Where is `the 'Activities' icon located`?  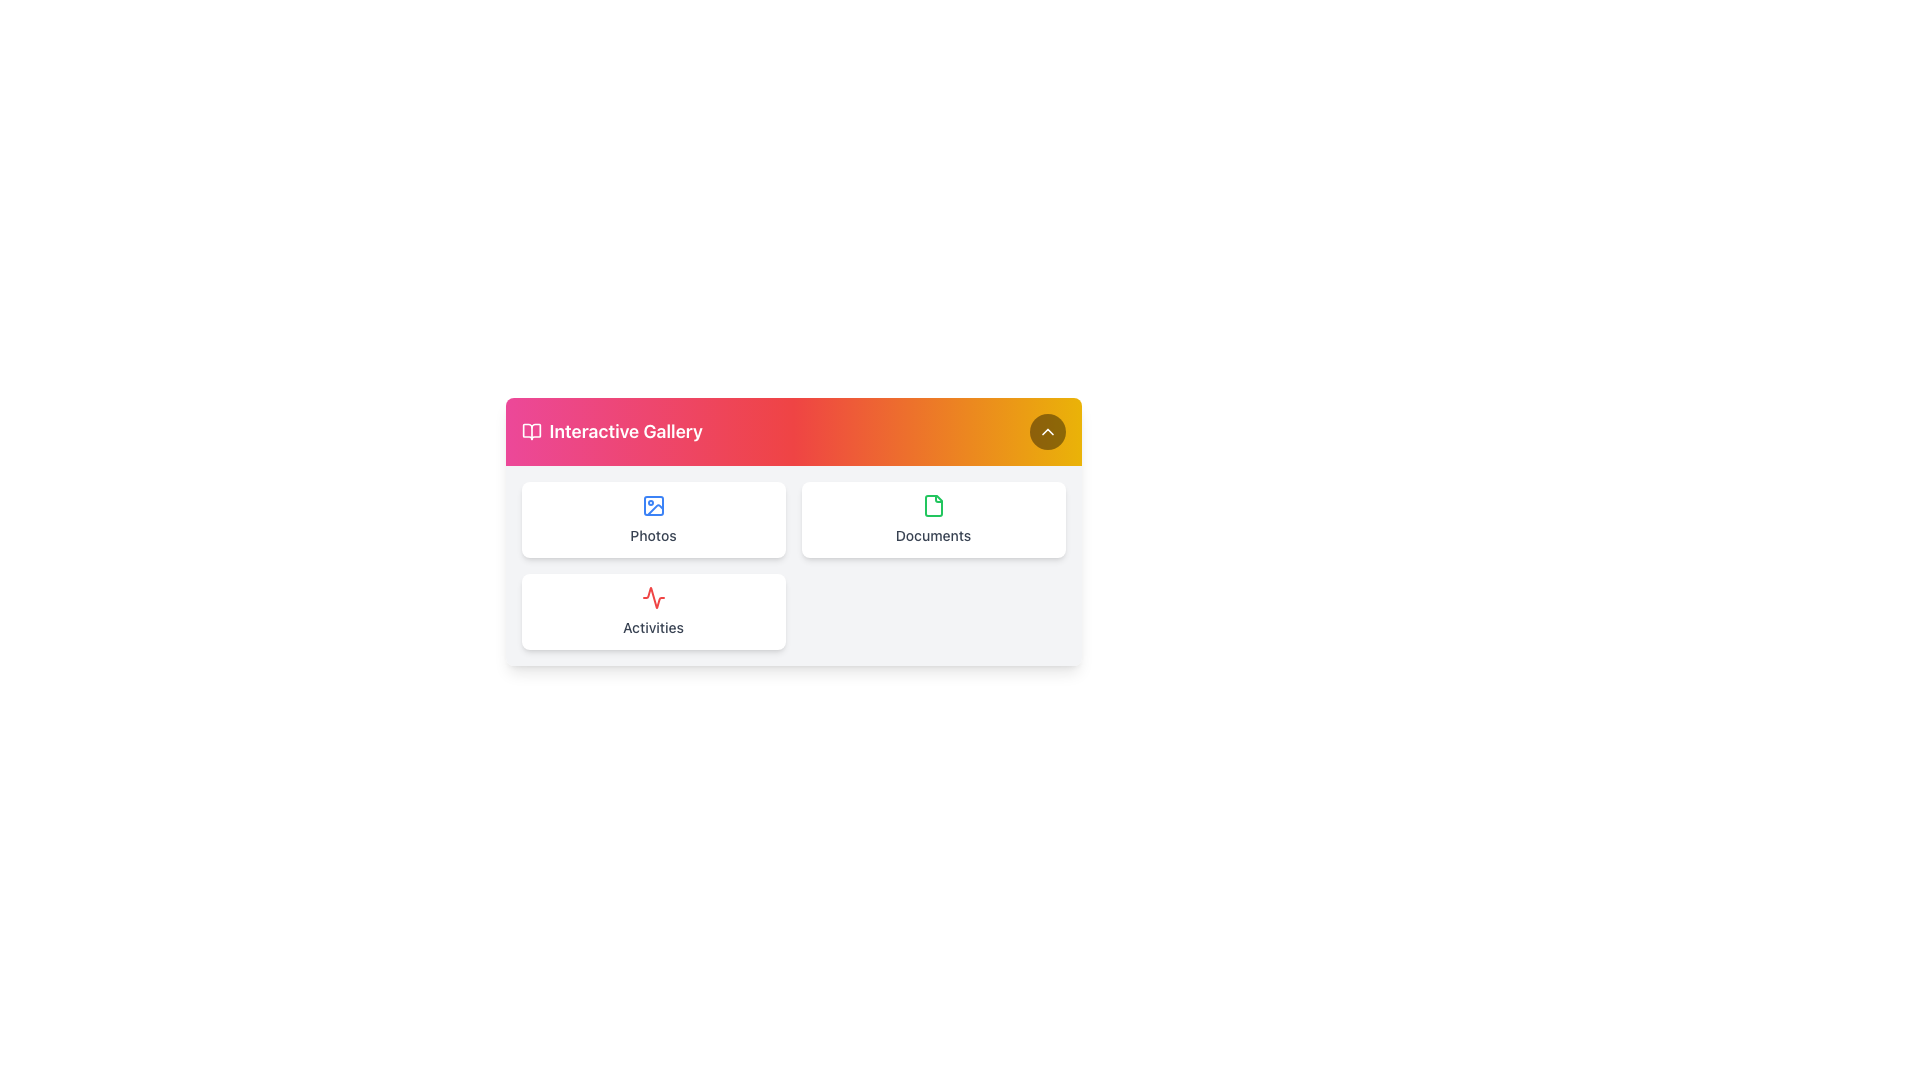 the 'Activities' icon located is located at coordinates (653, 596).